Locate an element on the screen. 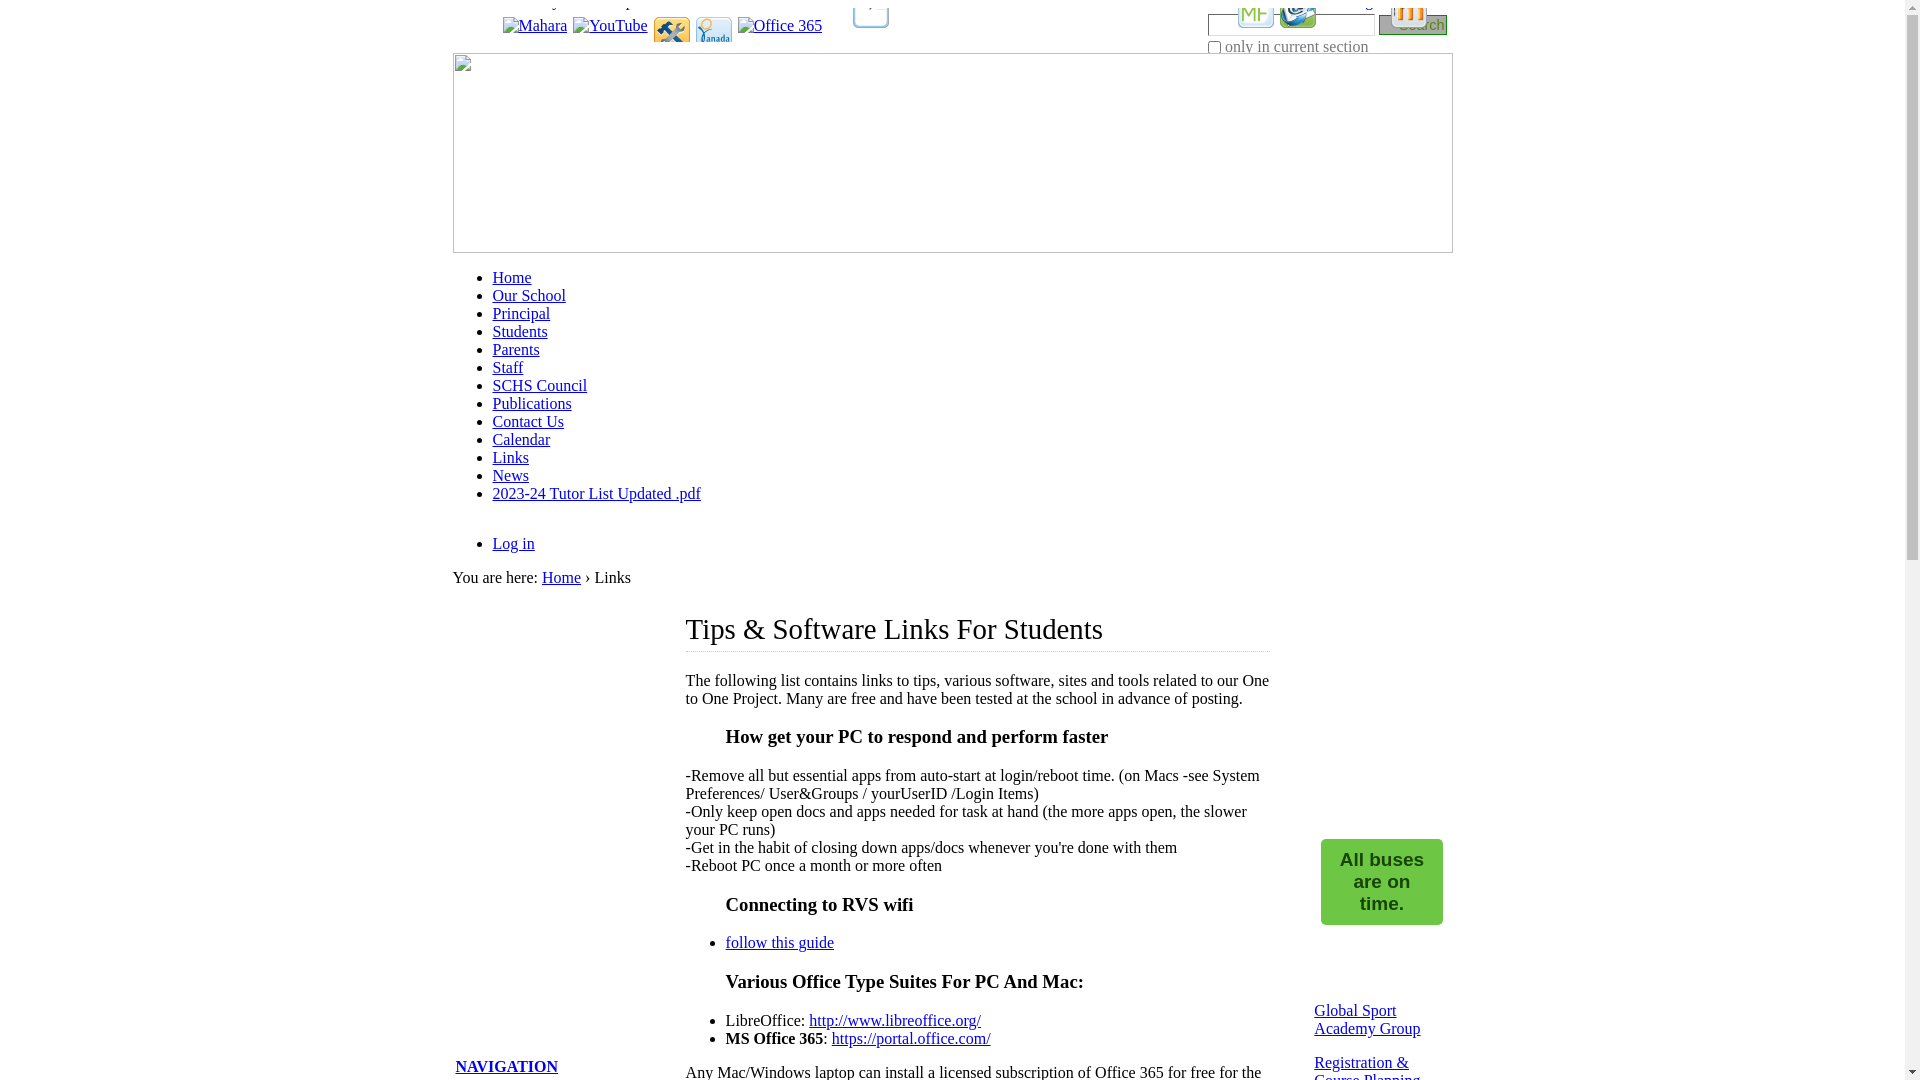  'Mahara' is located at coordinates (534, 25).